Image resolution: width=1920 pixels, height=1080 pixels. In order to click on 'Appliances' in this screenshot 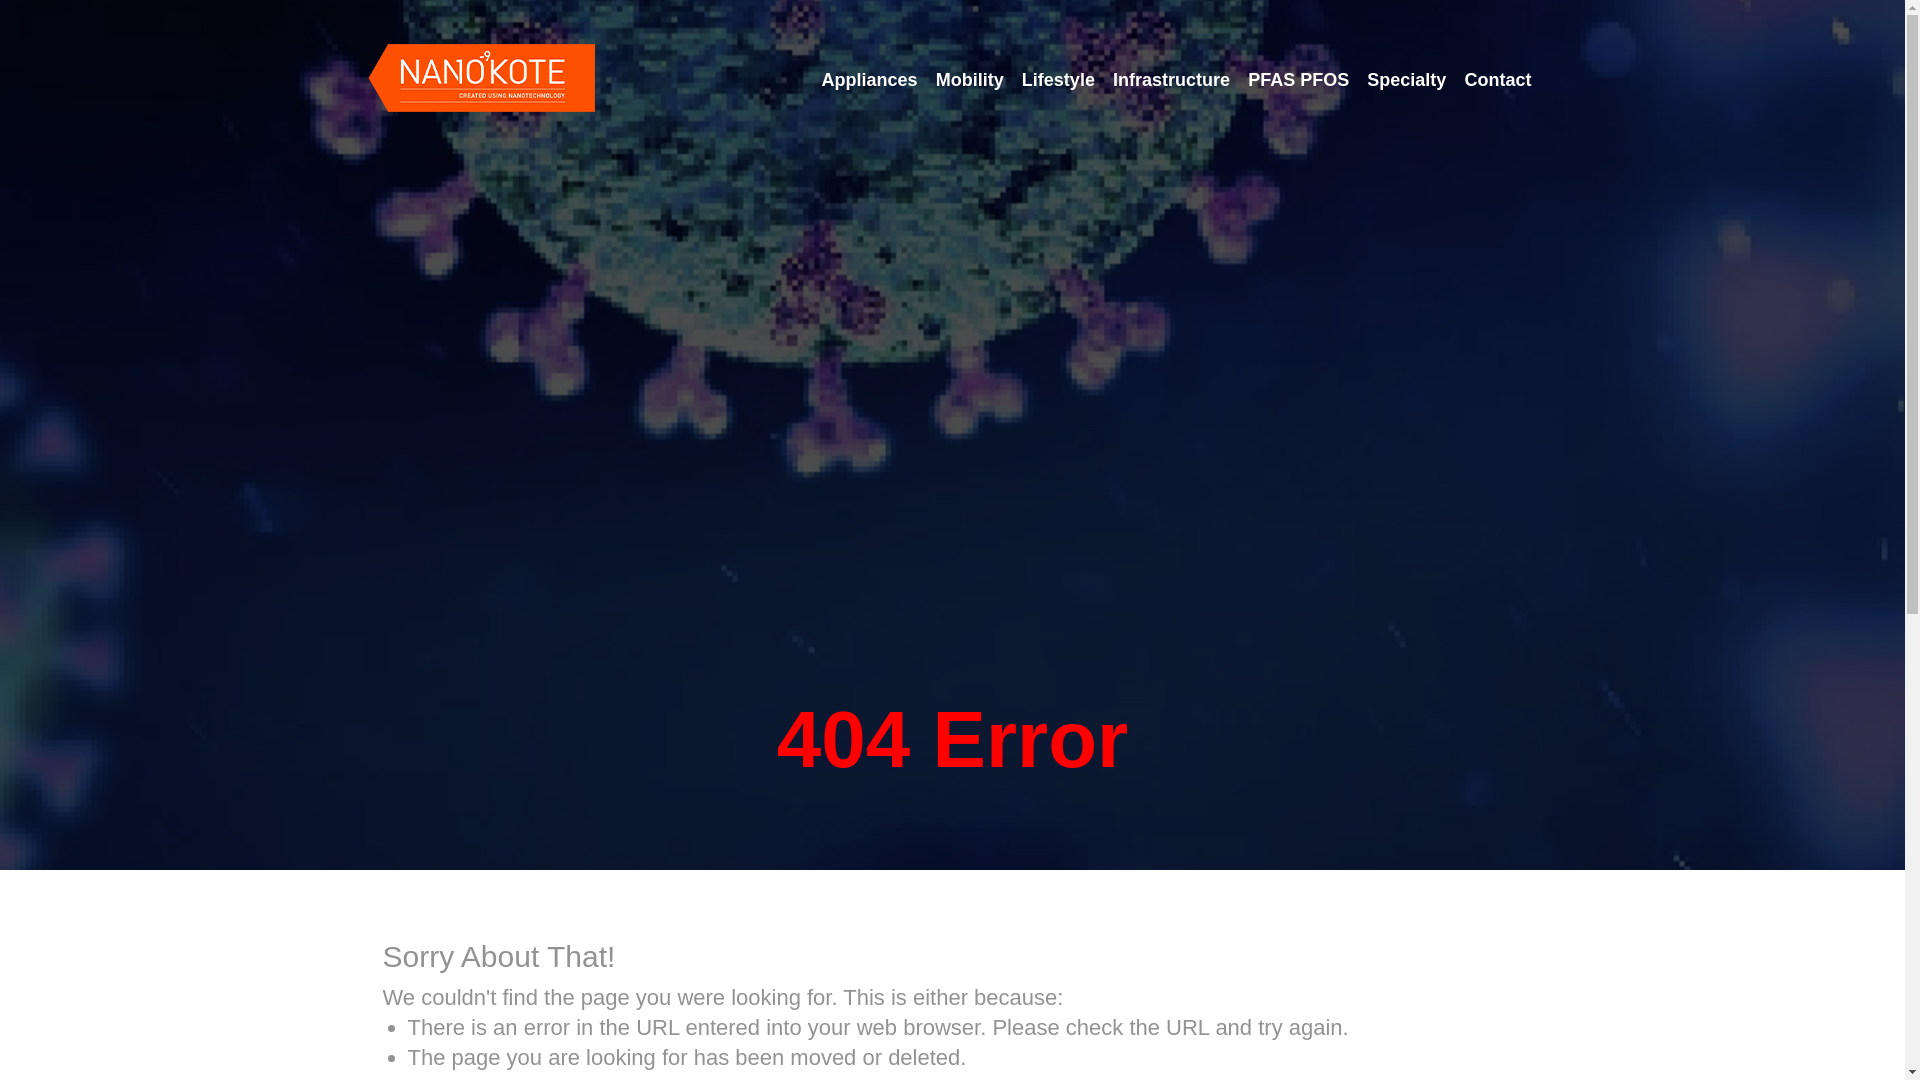, I will do `click(869, 79)`.